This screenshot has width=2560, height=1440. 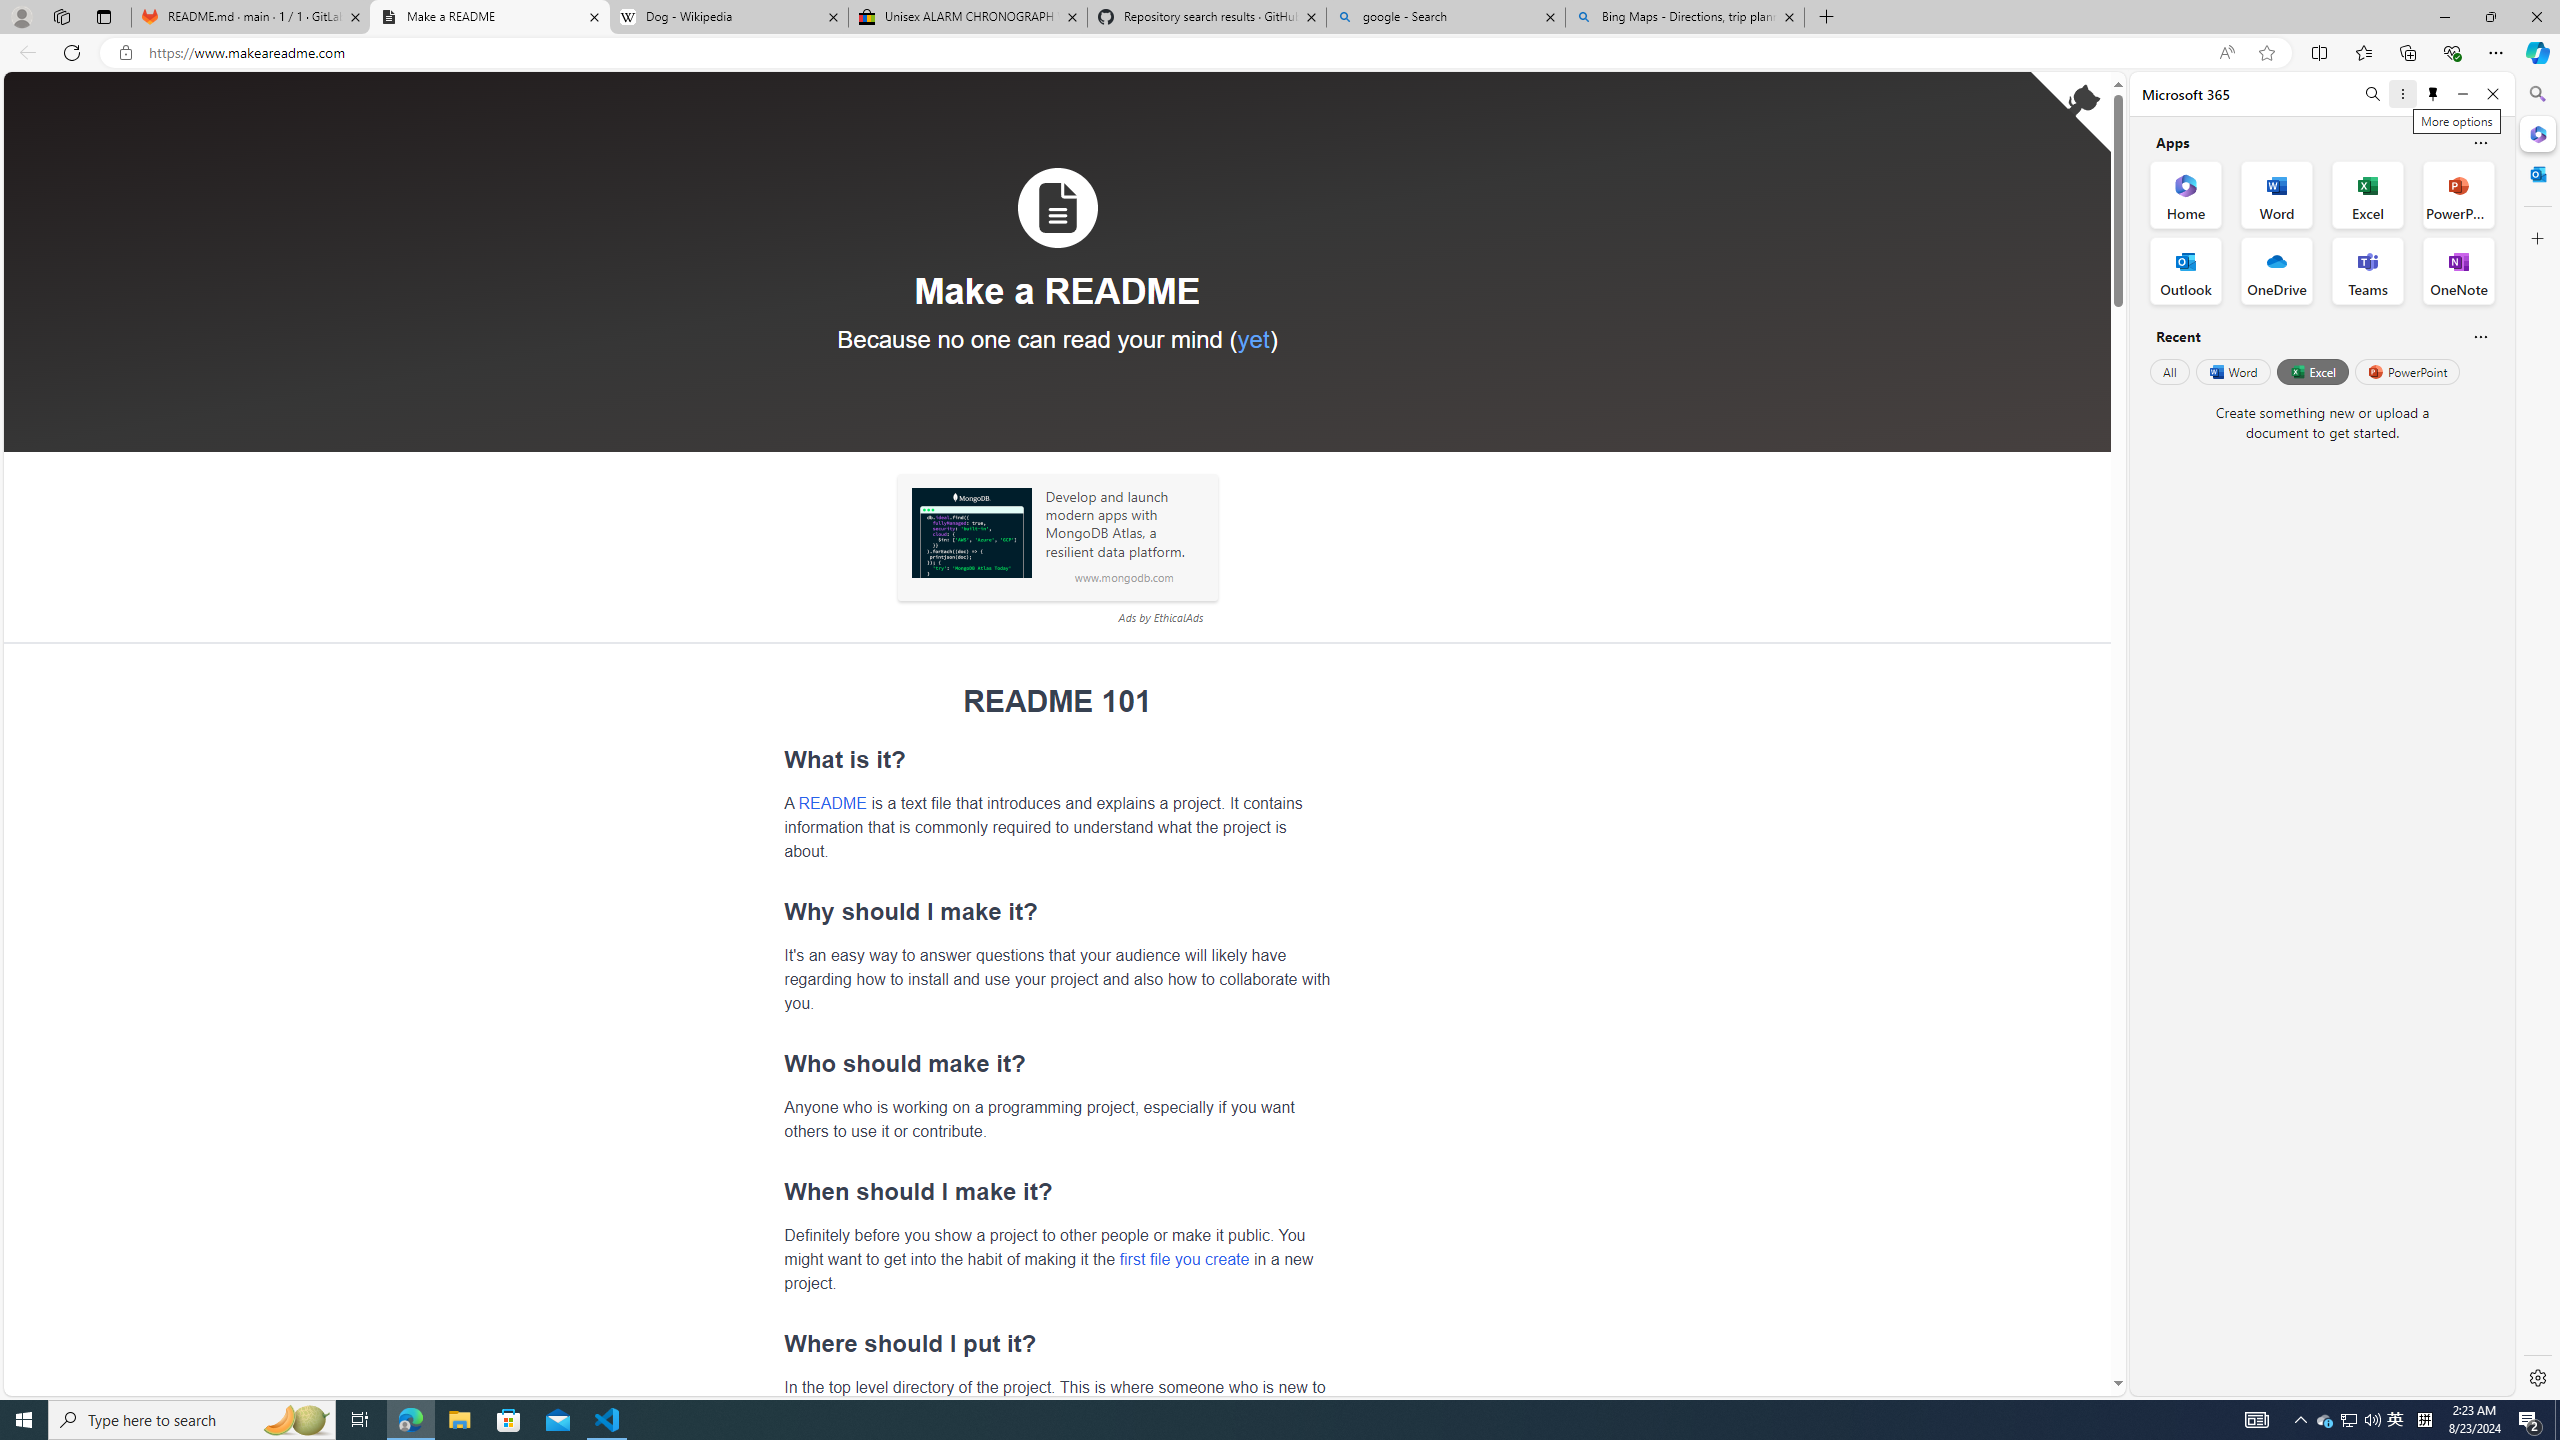 I want to click on 'Dog - Wikipedia', so click(x=729, y=16).